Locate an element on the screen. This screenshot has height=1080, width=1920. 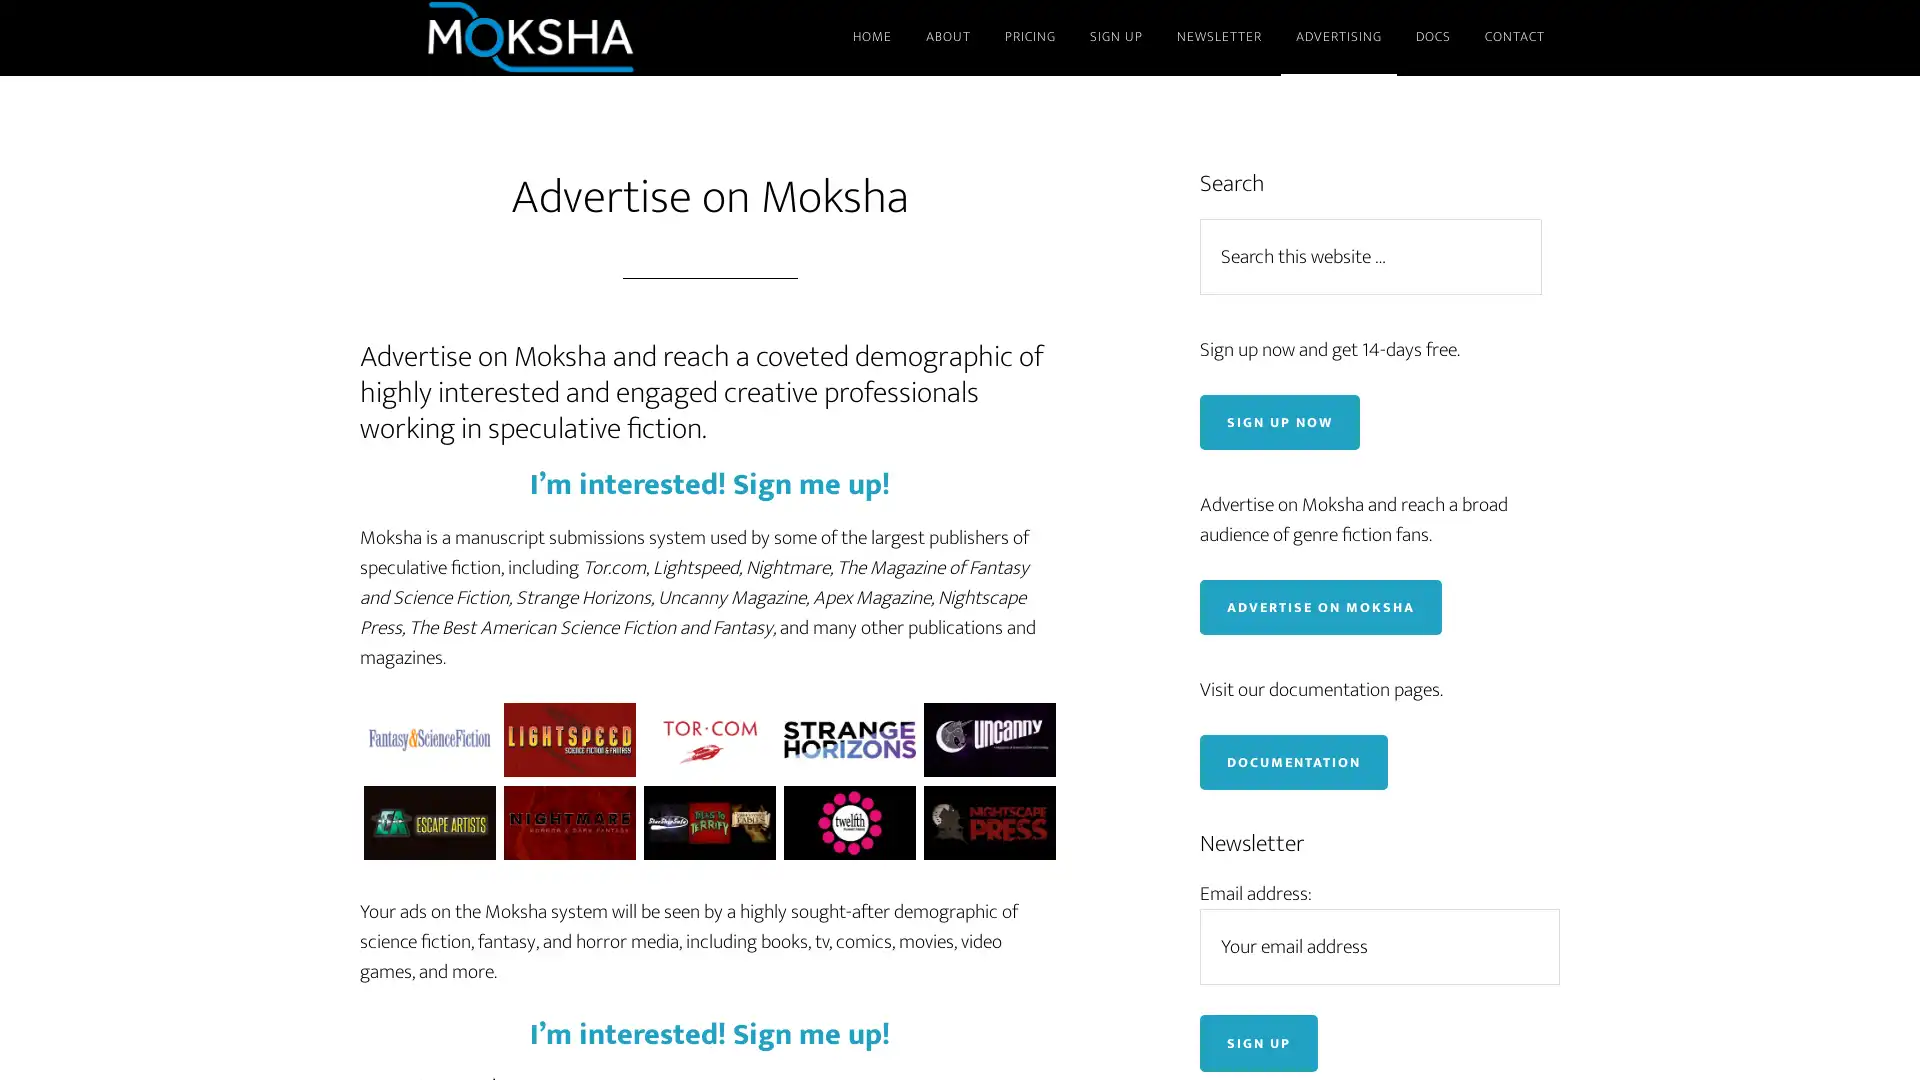
Search is located at coordinates (1550, 217).